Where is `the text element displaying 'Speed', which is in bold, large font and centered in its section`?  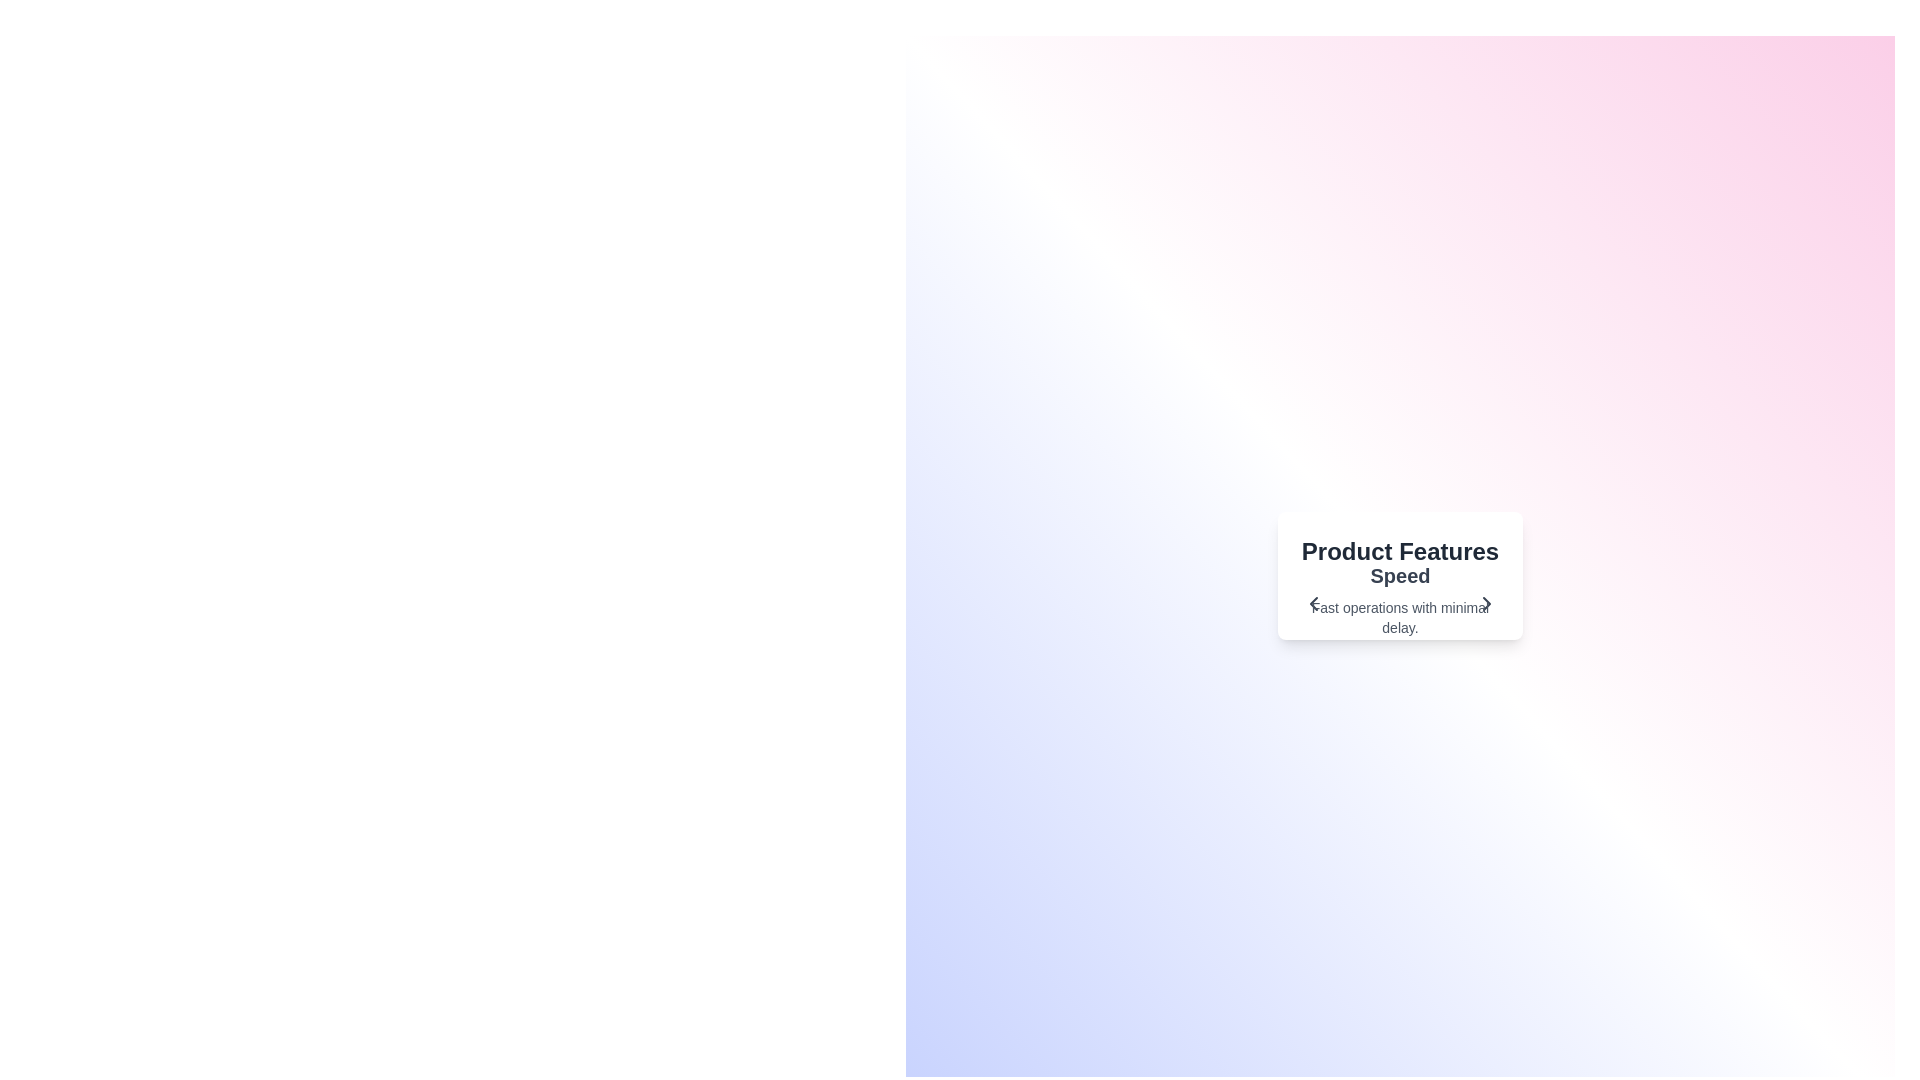
the text element displaying 'Speed', which is in bold, large font and centered in its section is located at coordinates (1399, 575).